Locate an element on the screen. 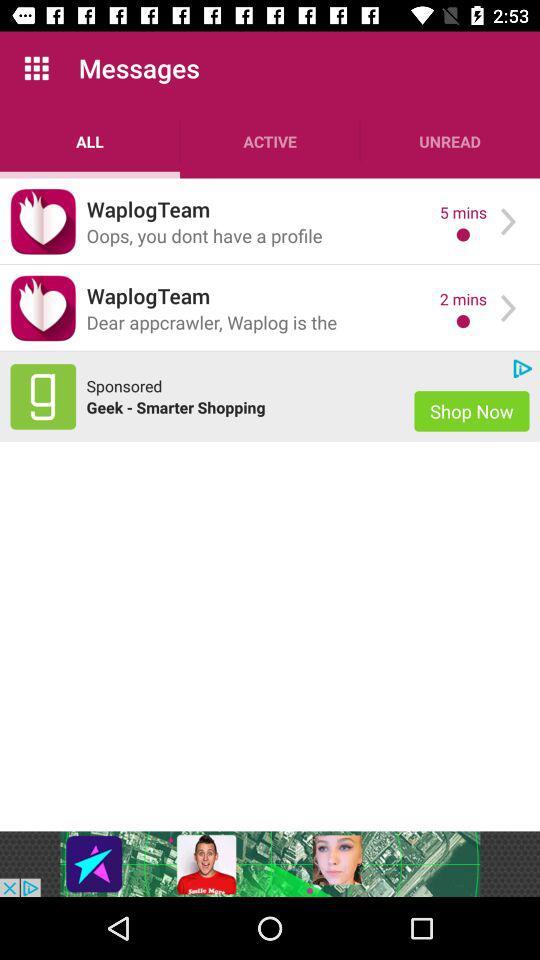  the image which is beside the text waplog team is located at coordinates (43, 222).